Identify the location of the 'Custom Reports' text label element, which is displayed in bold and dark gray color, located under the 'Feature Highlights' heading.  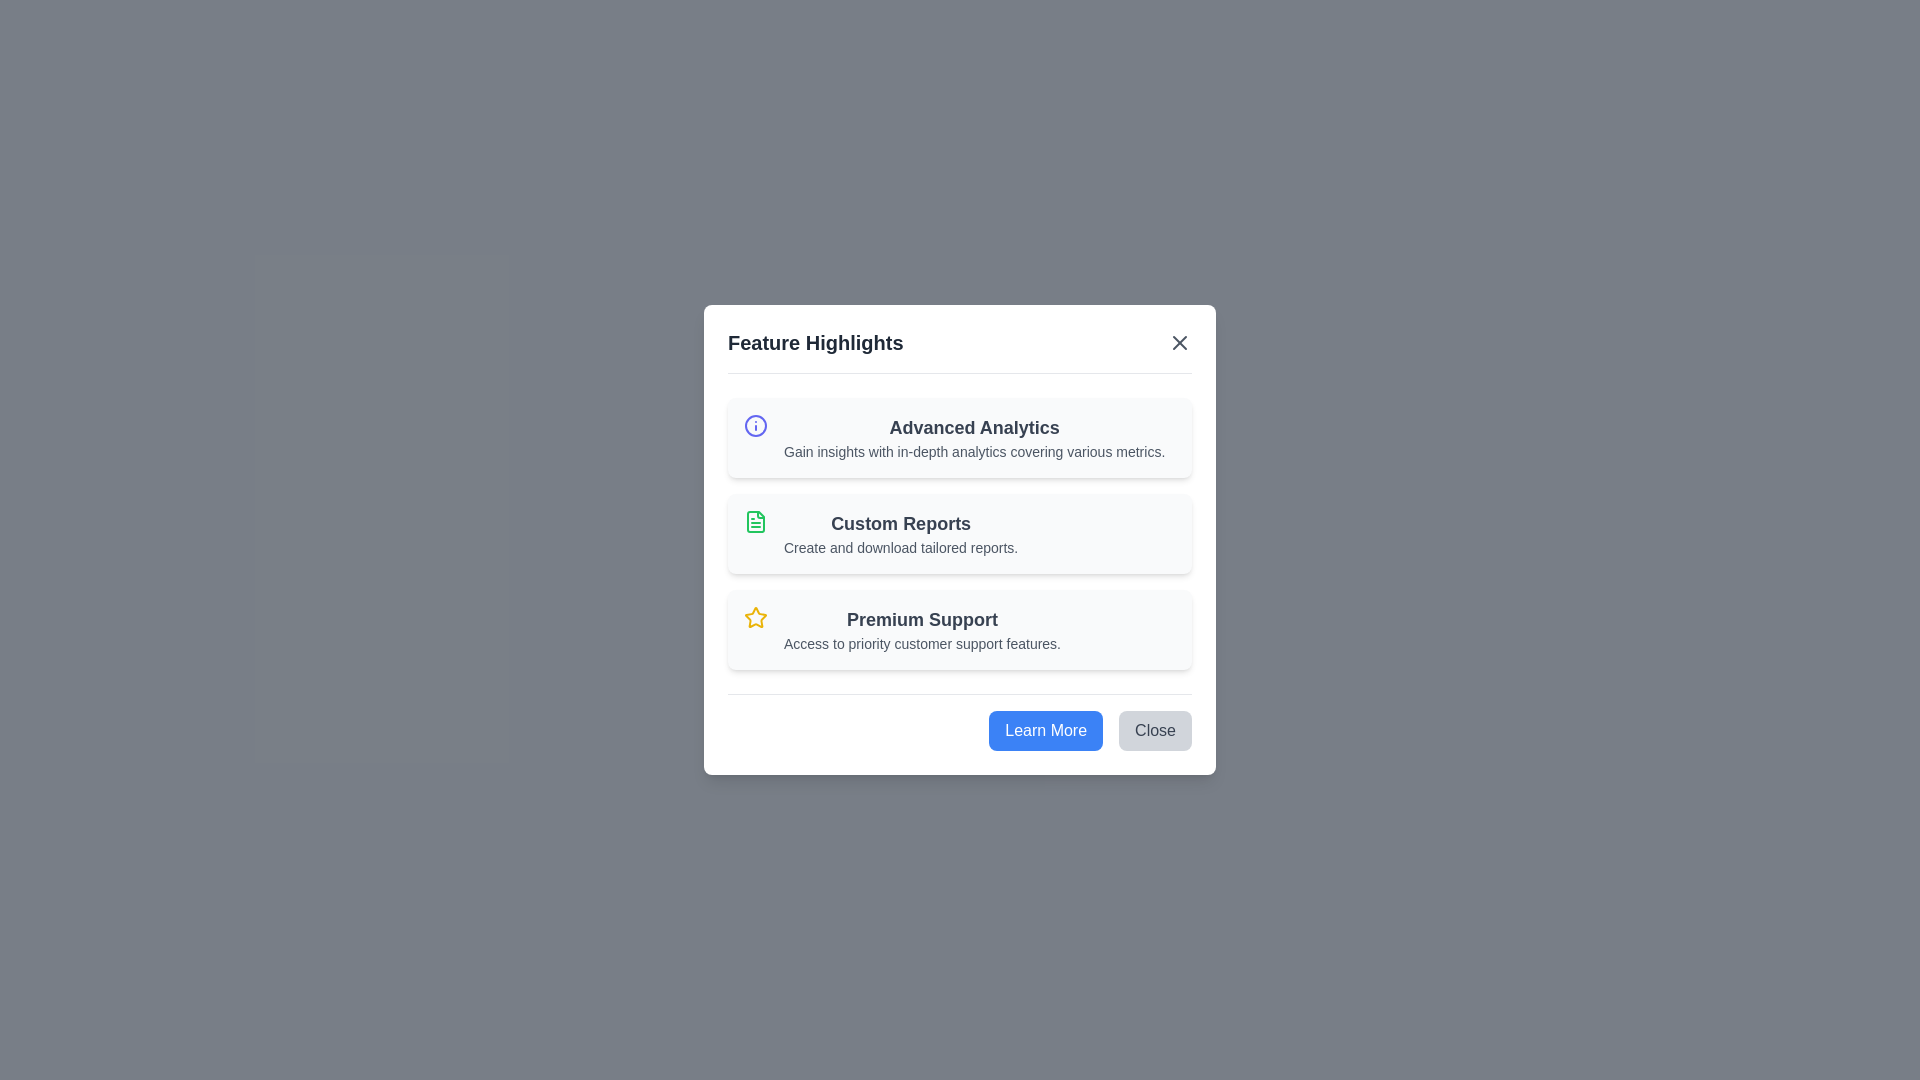
(900, 523).